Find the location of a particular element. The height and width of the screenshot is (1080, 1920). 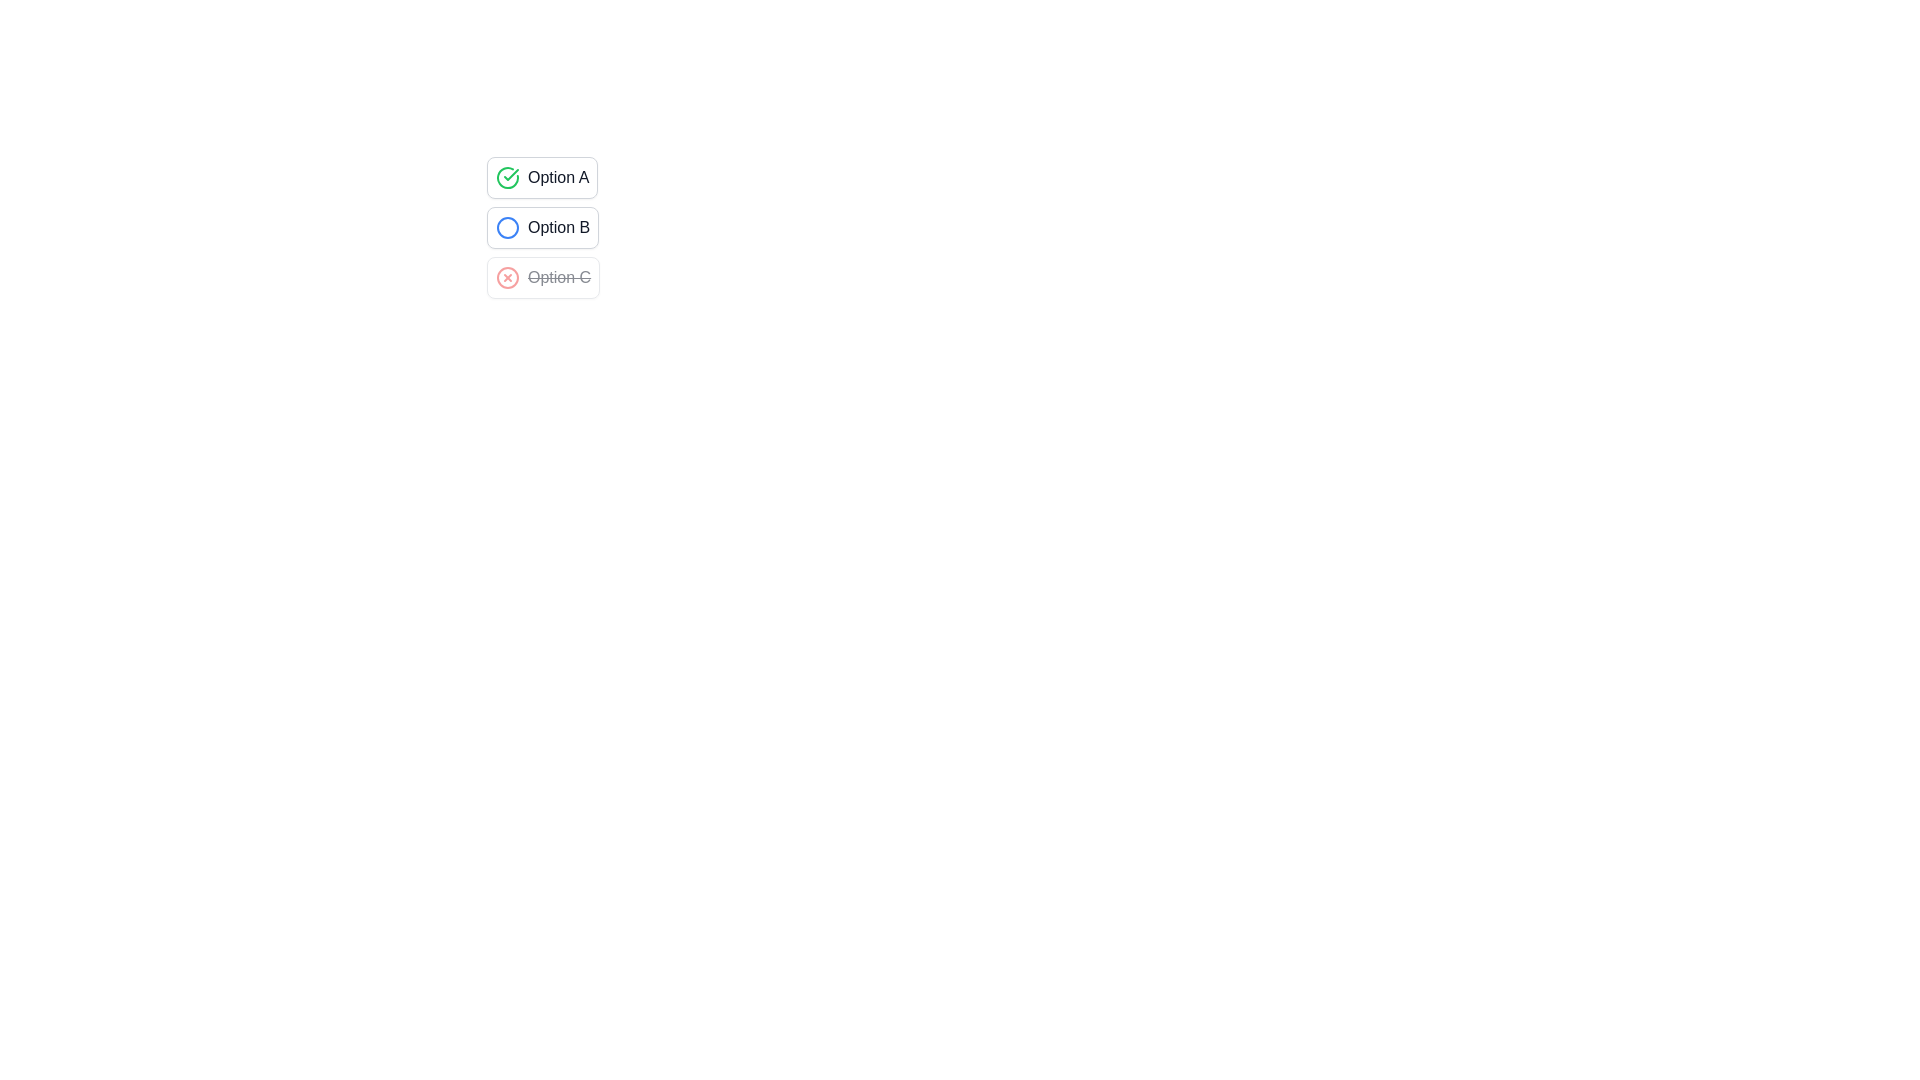

the TextLabel that displays 'Option A', which serves as a label for the first selectable option in a list of choices is located at coordinates (558, 176).